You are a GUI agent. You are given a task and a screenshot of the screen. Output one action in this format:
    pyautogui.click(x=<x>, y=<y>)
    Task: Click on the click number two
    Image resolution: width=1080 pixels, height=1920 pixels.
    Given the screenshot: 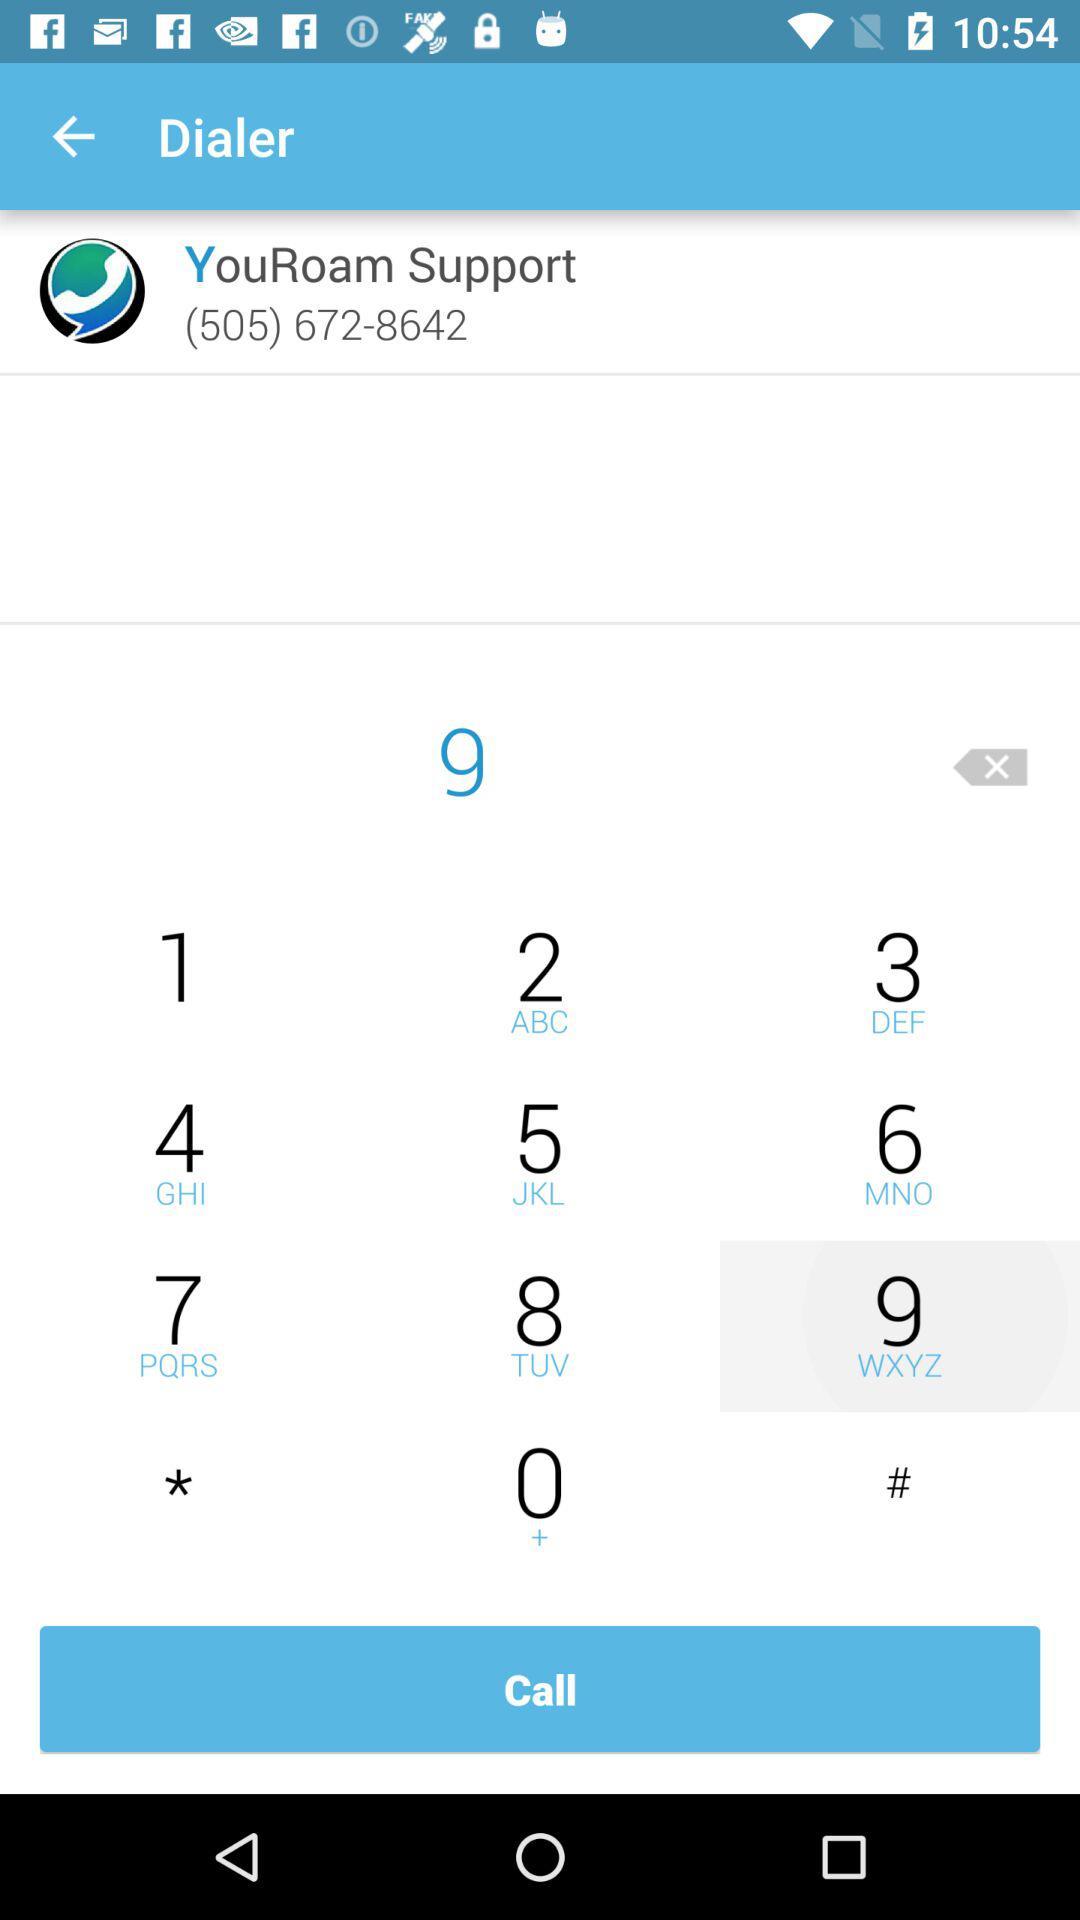 What is the action you would take?
    pyautogui.click(x=540, y=982)
    